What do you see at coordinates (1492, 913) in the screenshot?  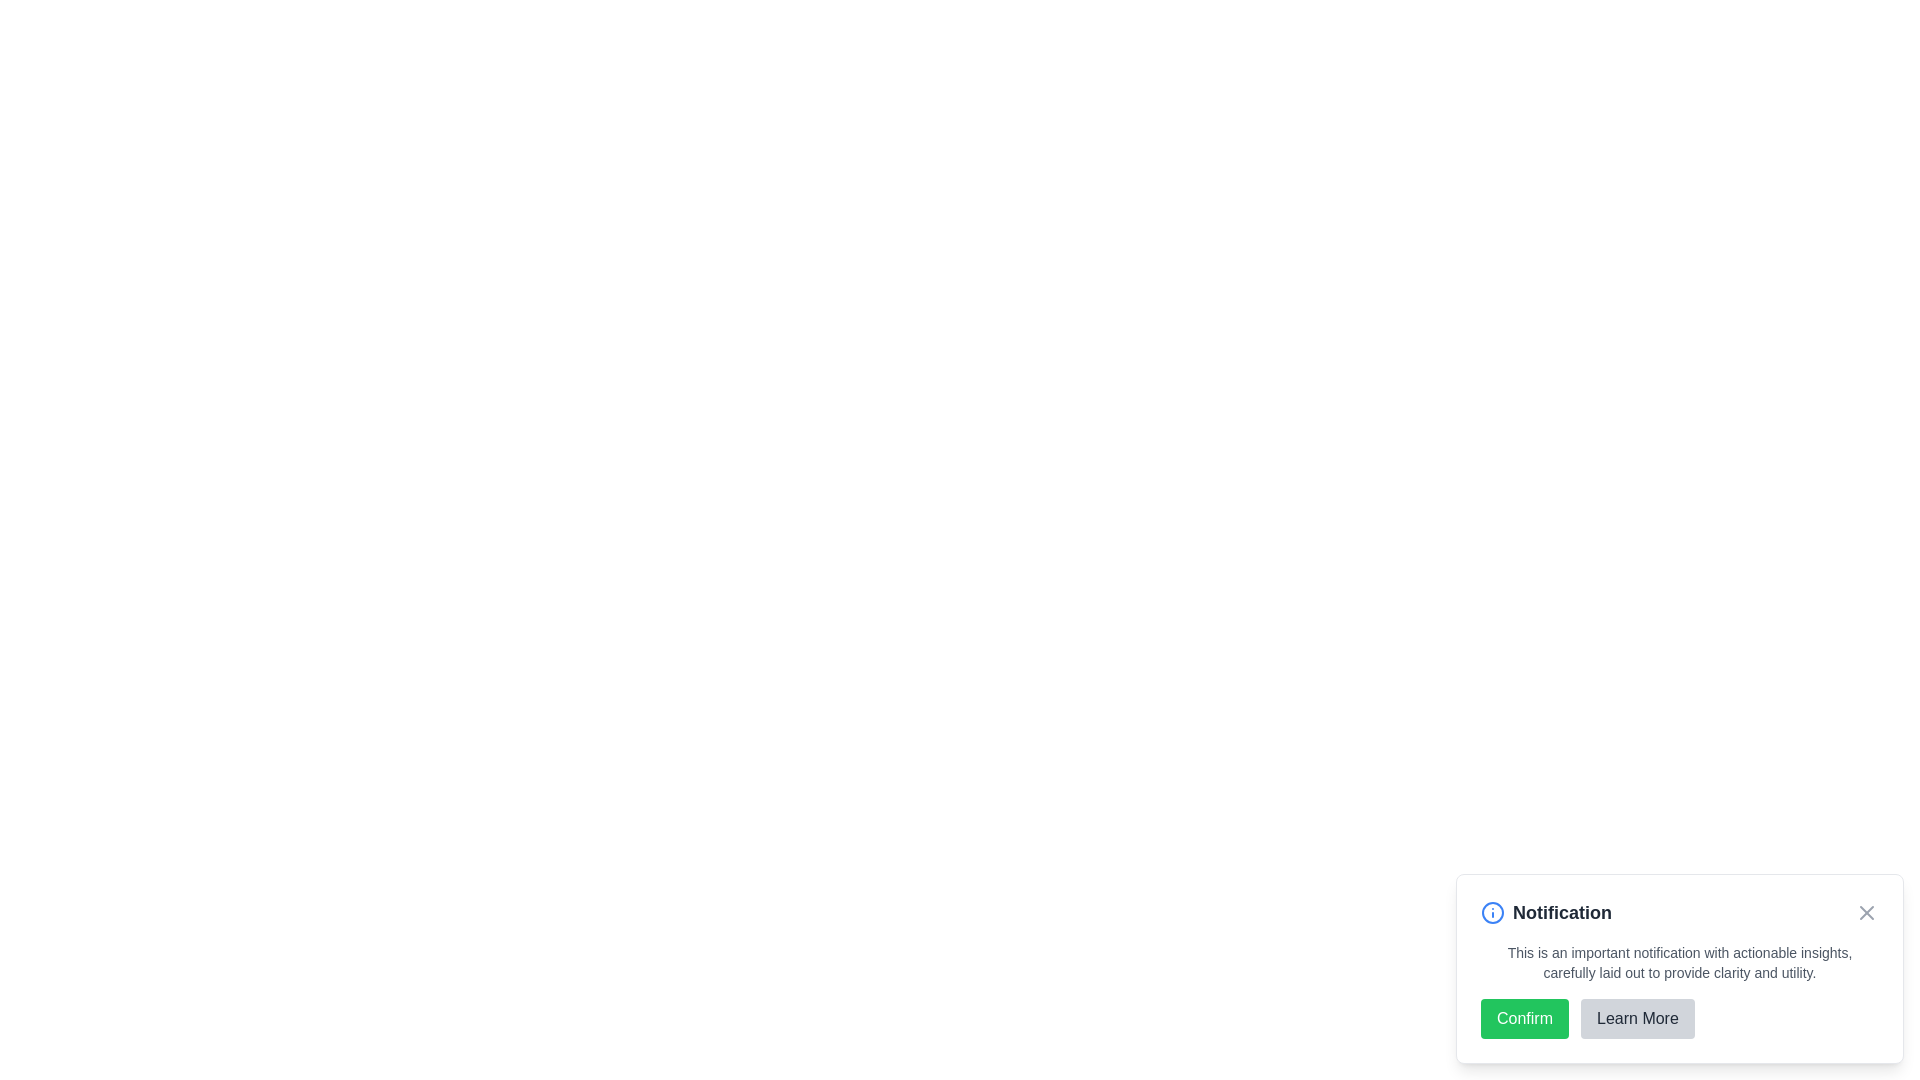 I see `the SVG Circle element, which serves as a visual indicator within the 'info' icon in the notification dialog box located at the bottom-right corner of the interface` at bounding box center [1492, 913].